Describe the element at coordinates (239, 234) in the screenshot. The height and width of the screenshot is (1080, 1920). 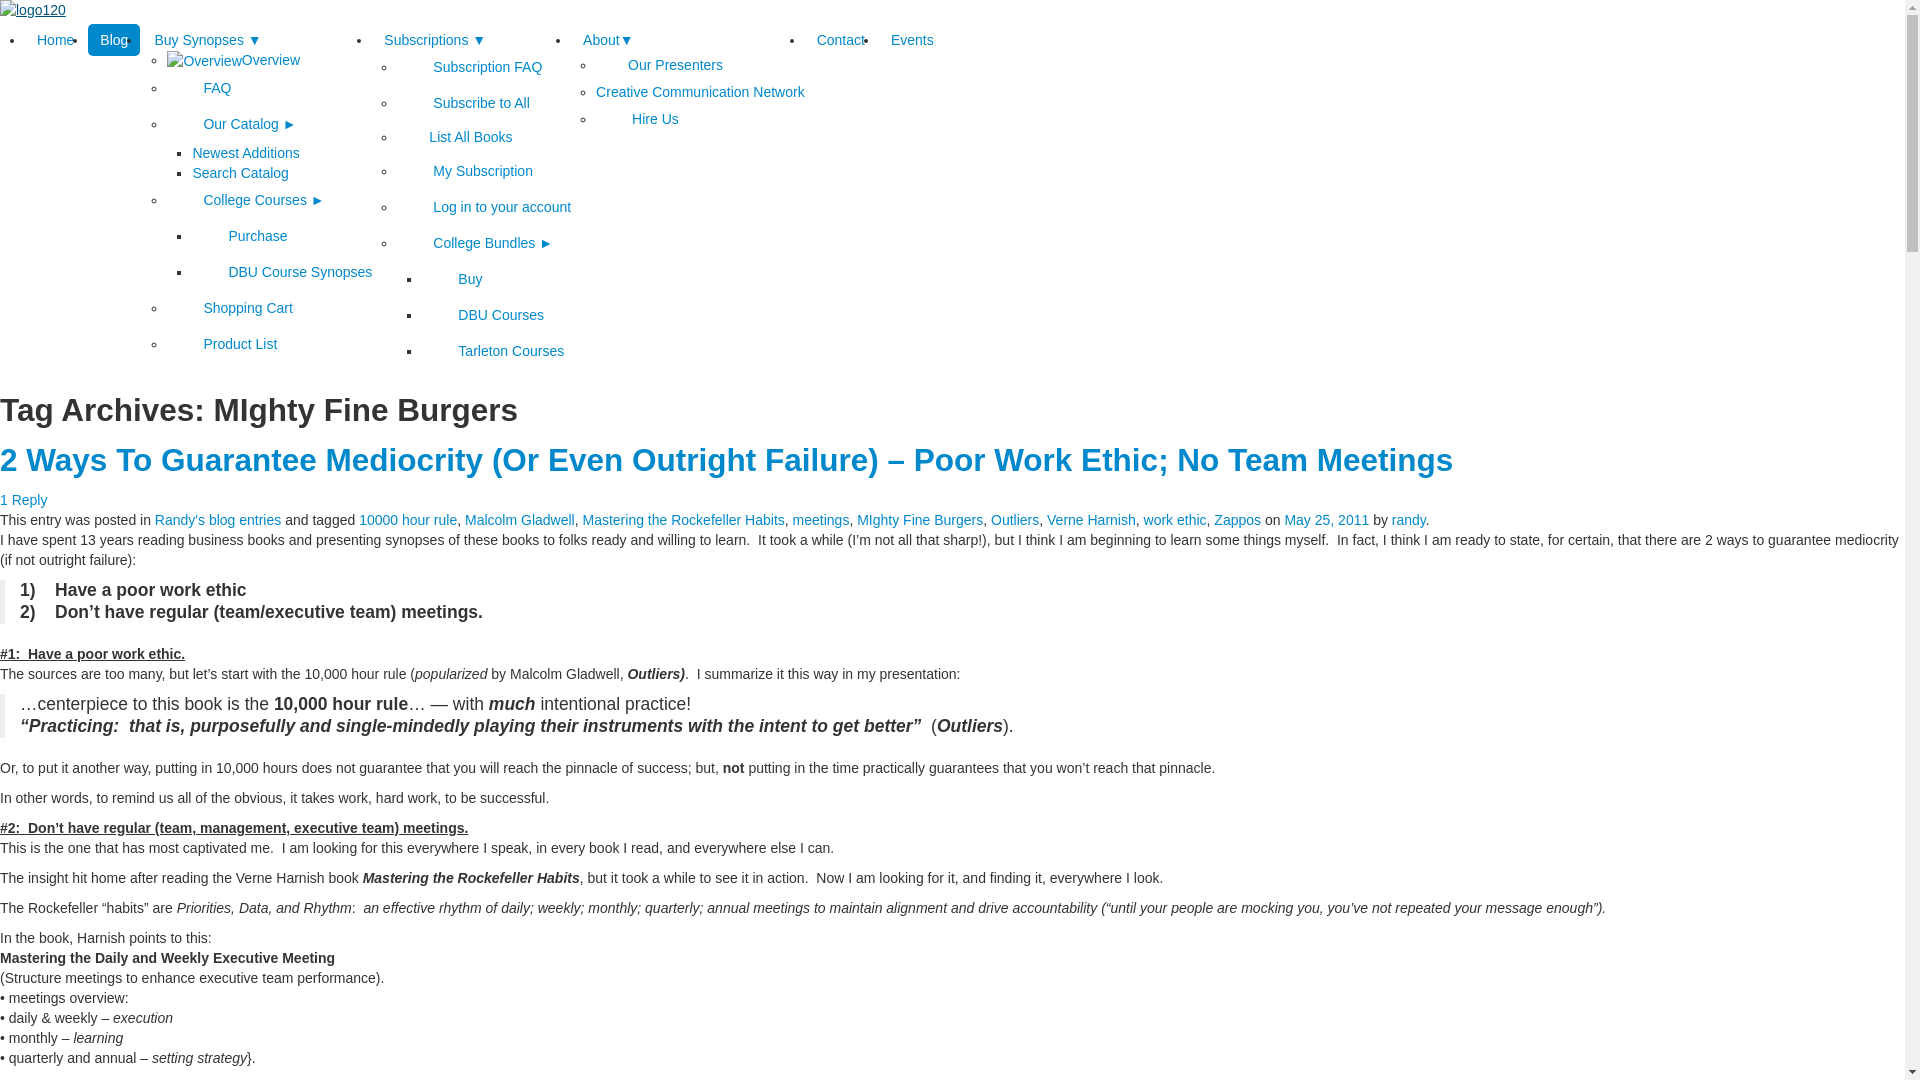
I see `'Purchase'` at that location.